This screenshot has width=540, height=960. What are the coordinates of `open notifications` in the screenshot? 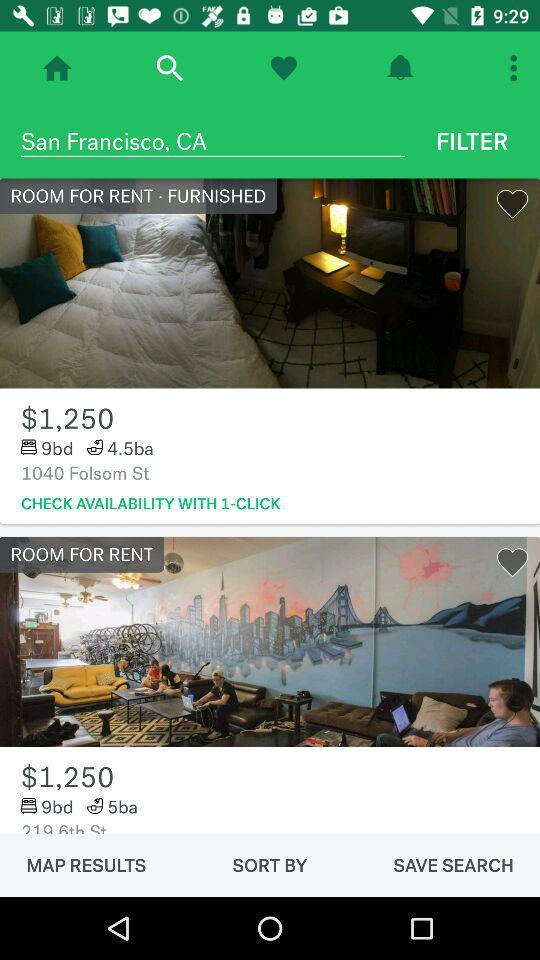 It's located at (400, 68).